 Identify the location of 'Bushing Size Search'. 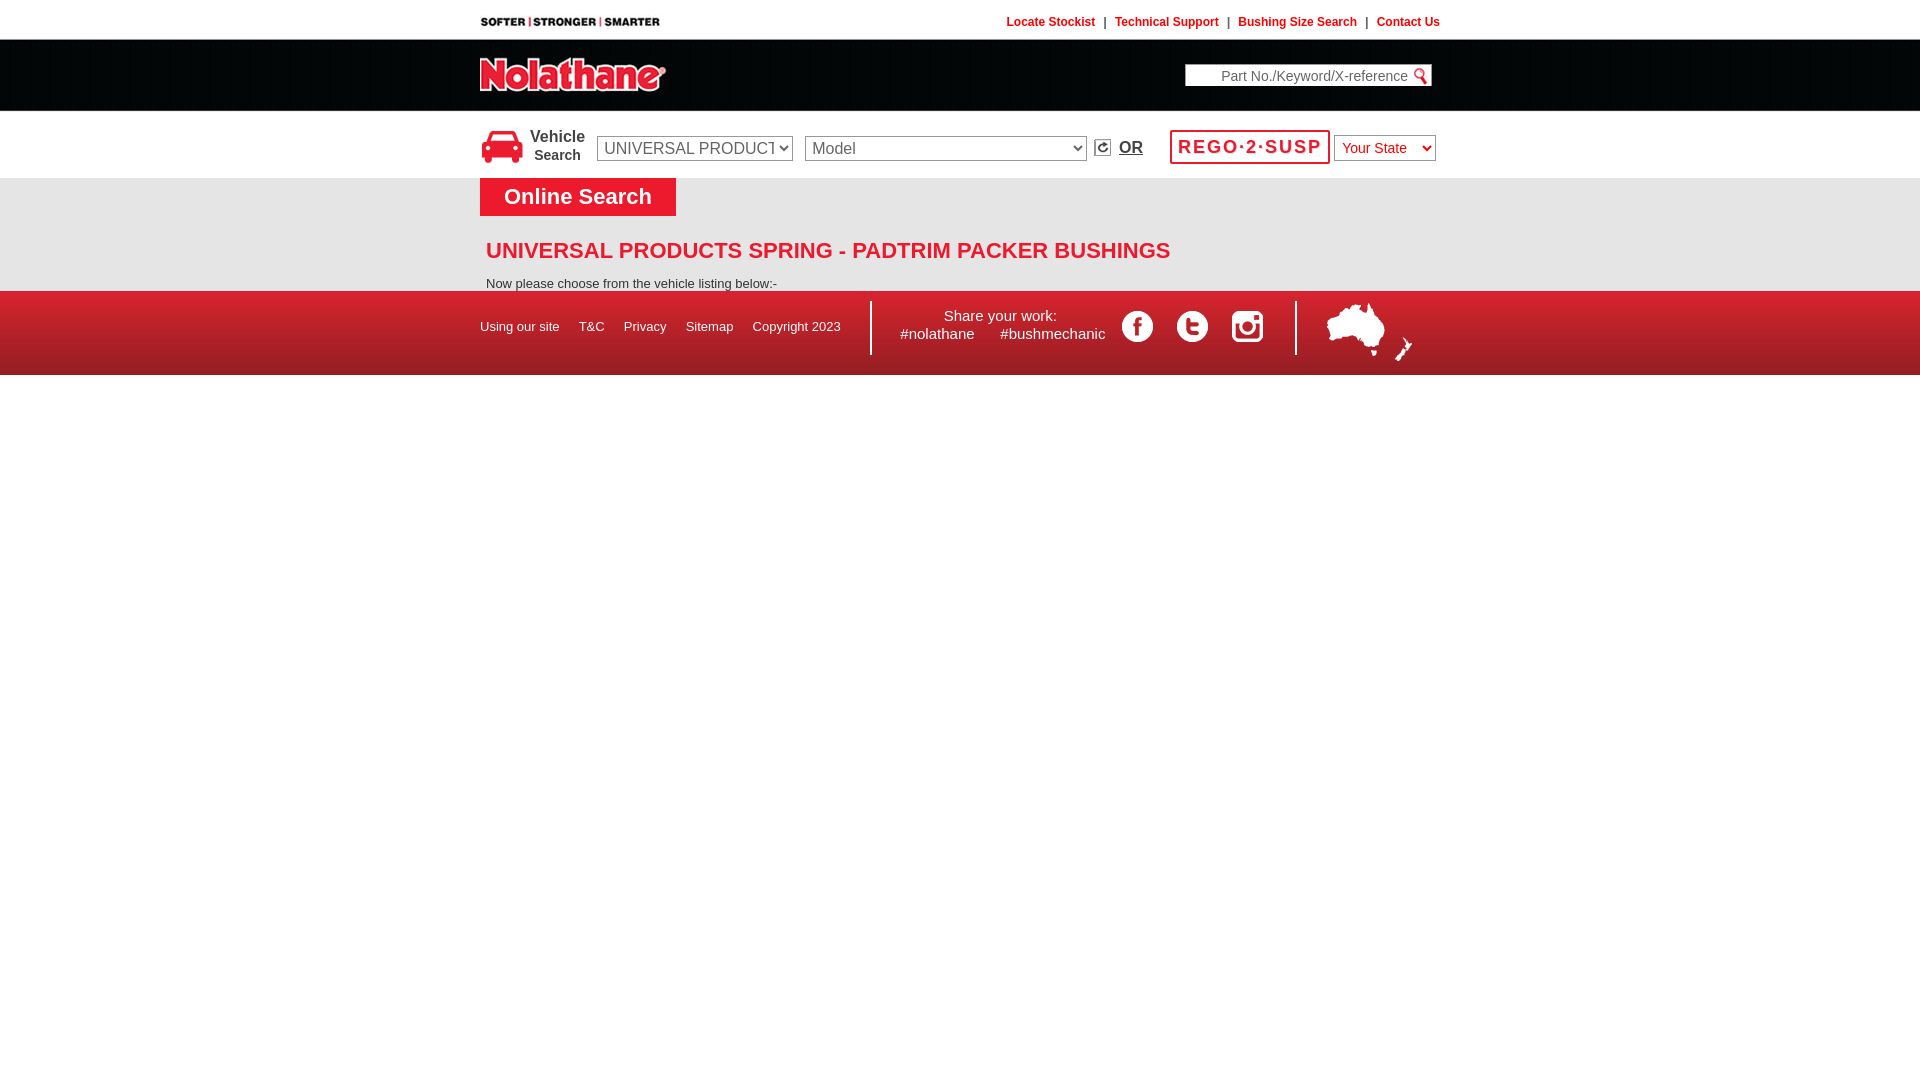
(1297, 22).